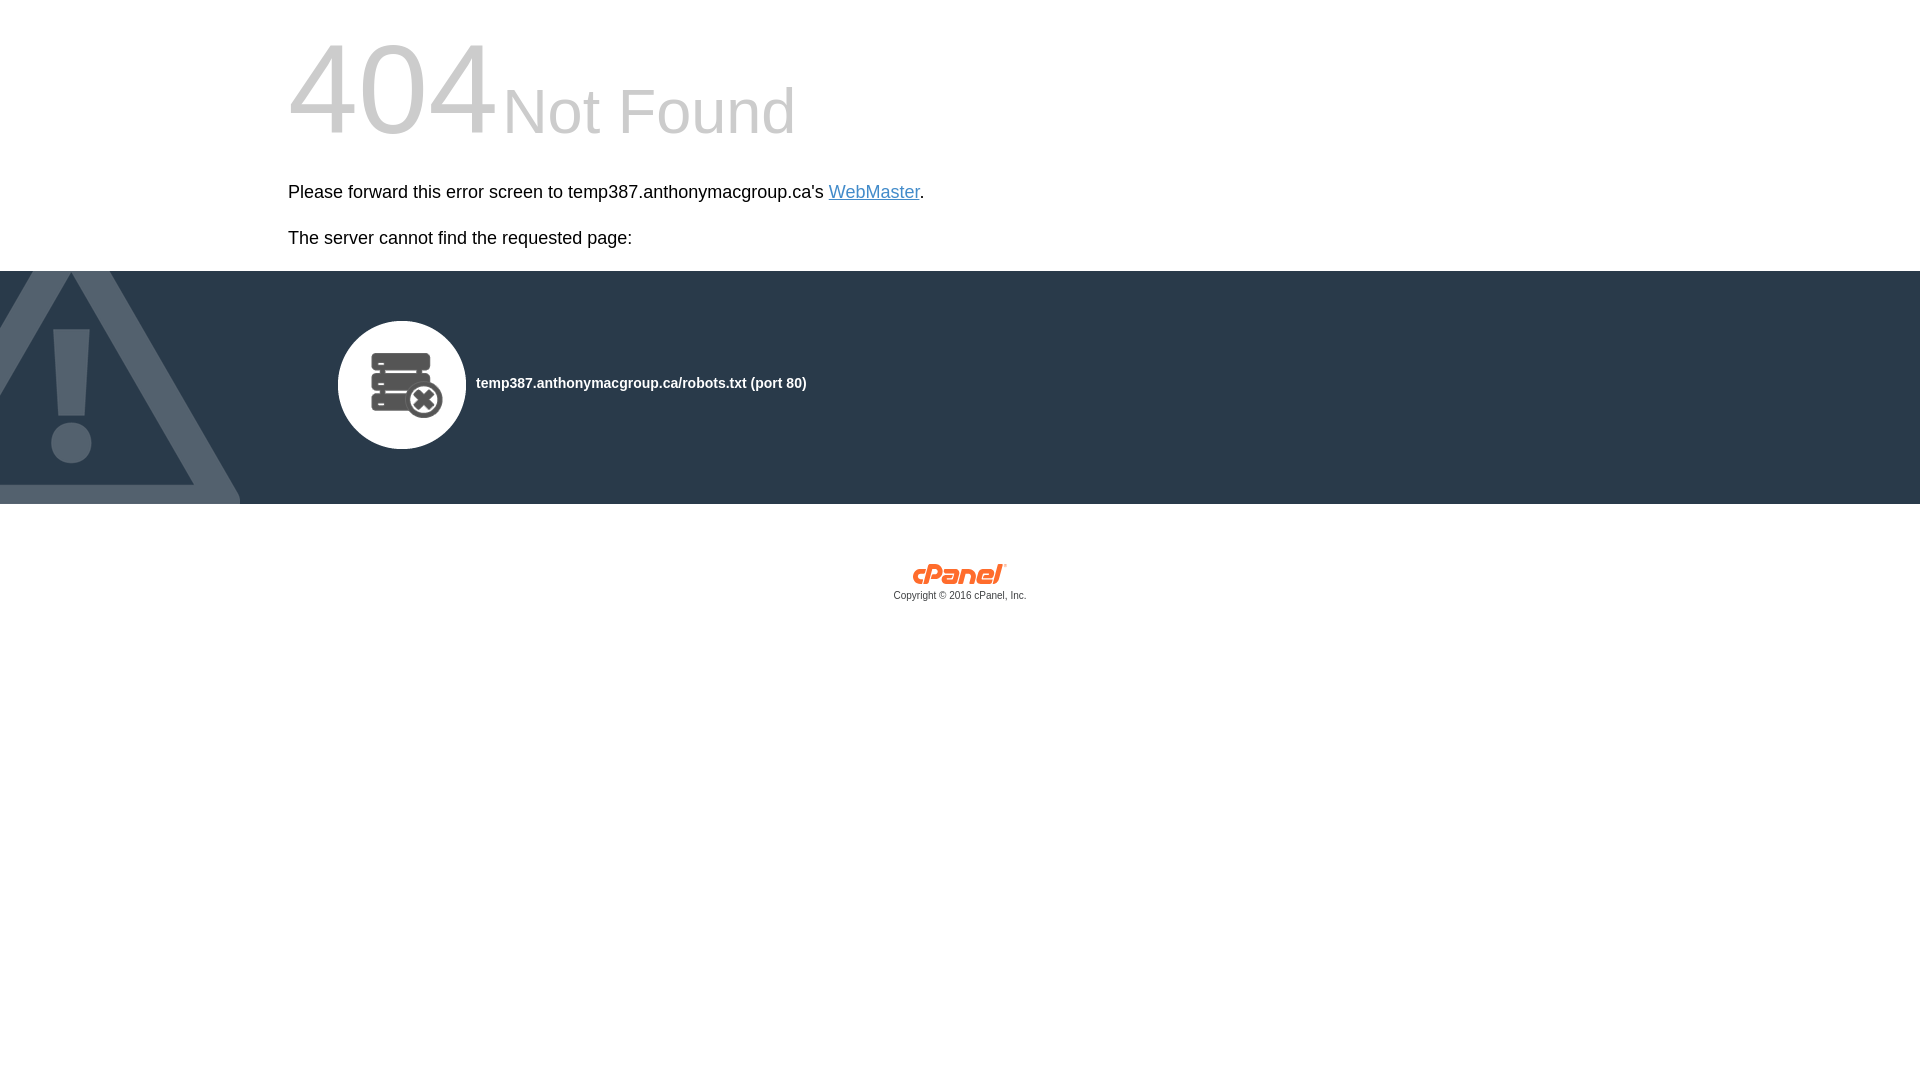 The height and width of the screenshot is (1080, 1920). I want to click on 'WebMaster', so click(874, 192).